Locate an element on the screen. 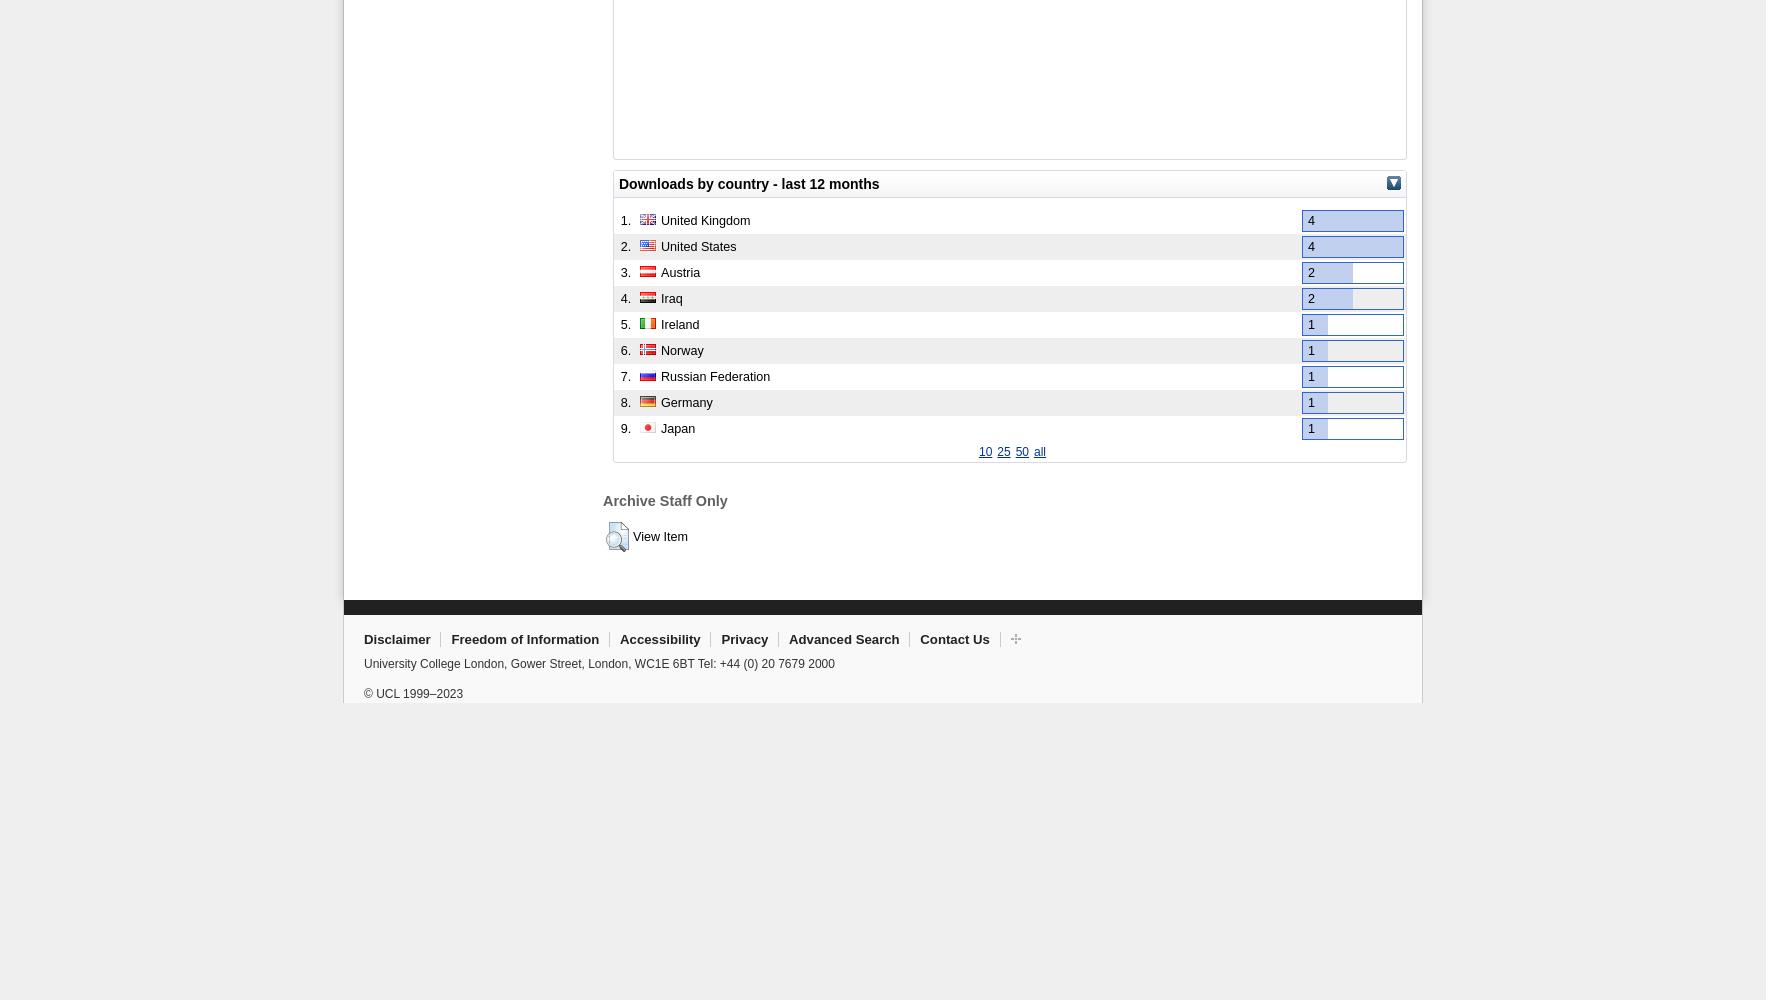  '© UCL 1999–' is located at coordinates (398, 693).